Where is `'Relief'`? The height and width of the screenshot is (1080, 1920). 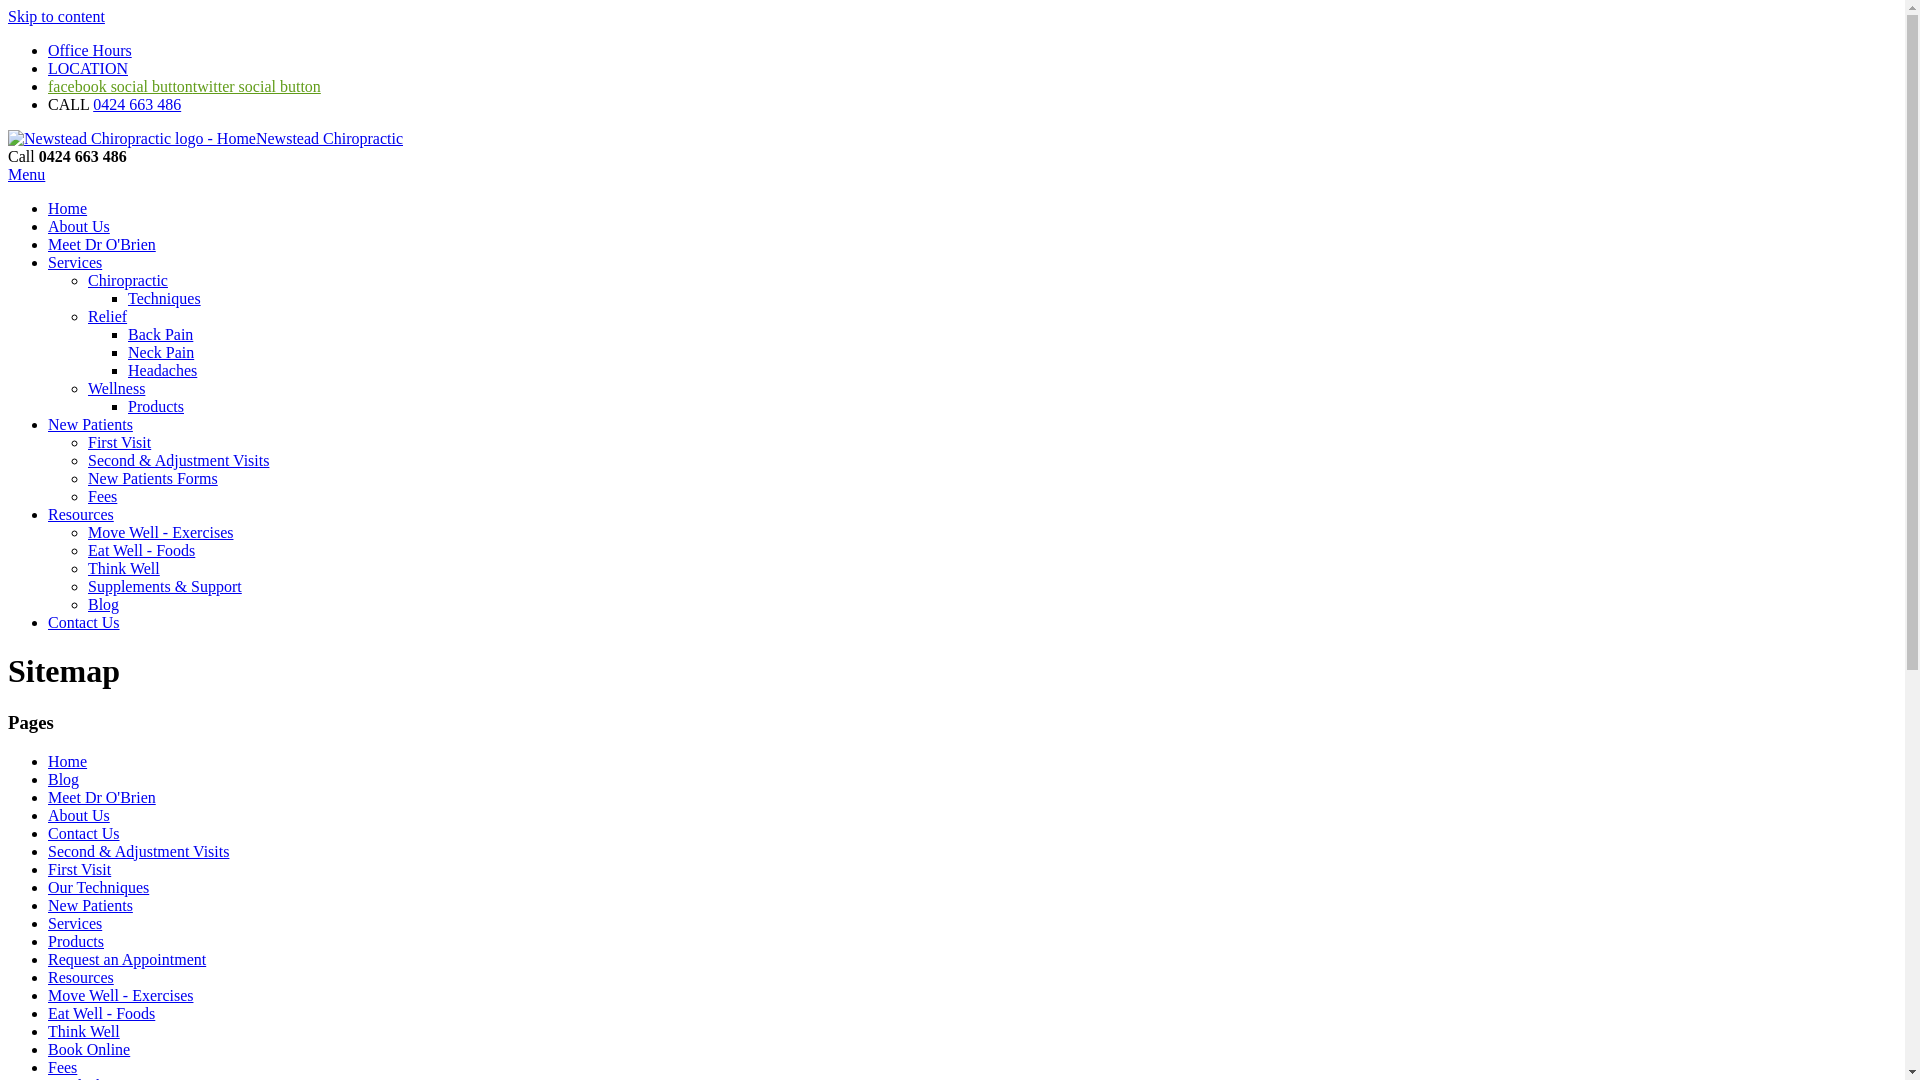
'Relief' is located at coordinates (106, 315).